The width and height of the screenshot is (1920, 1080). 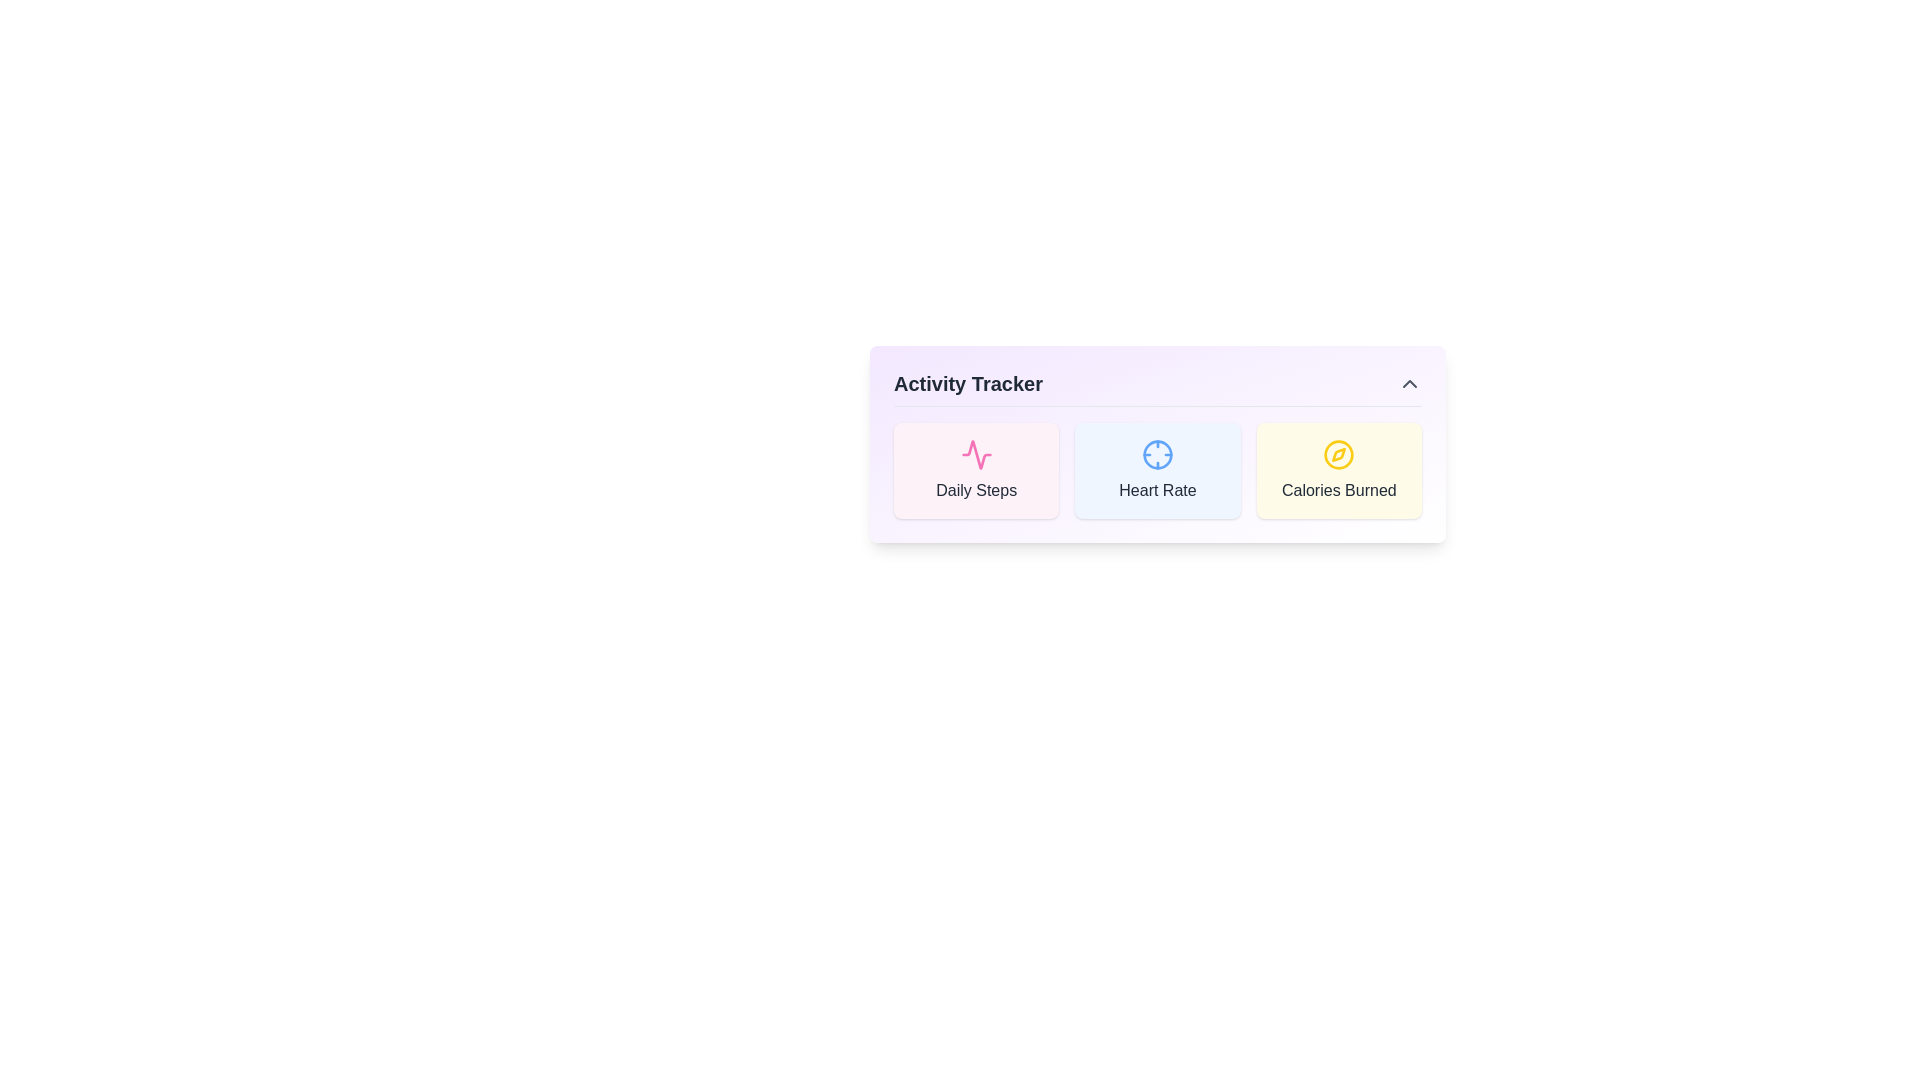 What do you see at coordinates (1157, 455) in the screenshot?
I see `the SVG Circle element, which is a circular graphical component with a 10-unit radius, located within the 'Heart Rate' icon in the 'Activity Tracker' panel` at bounding box center [1157, 455].